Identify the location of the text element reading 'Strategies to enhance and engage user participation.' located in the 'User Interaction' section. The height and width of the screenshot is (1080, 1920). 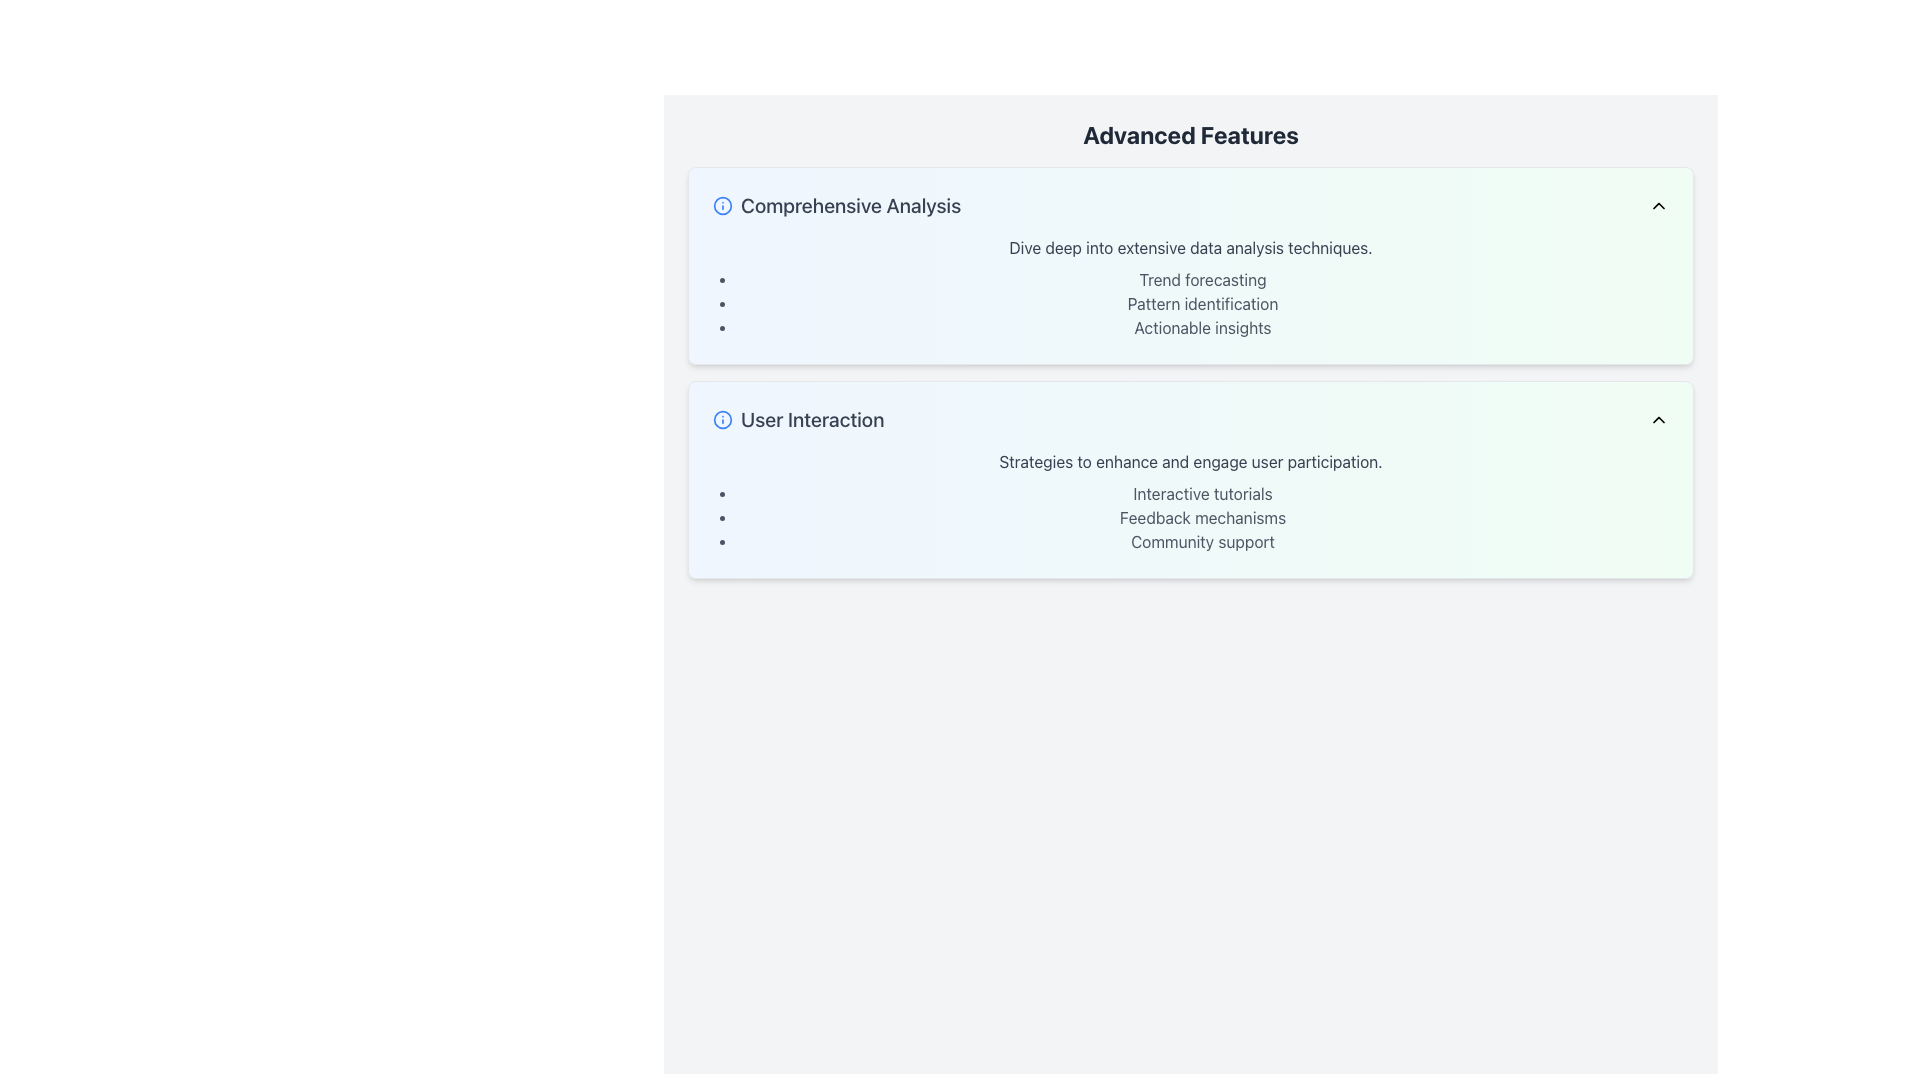
(1190, 462).